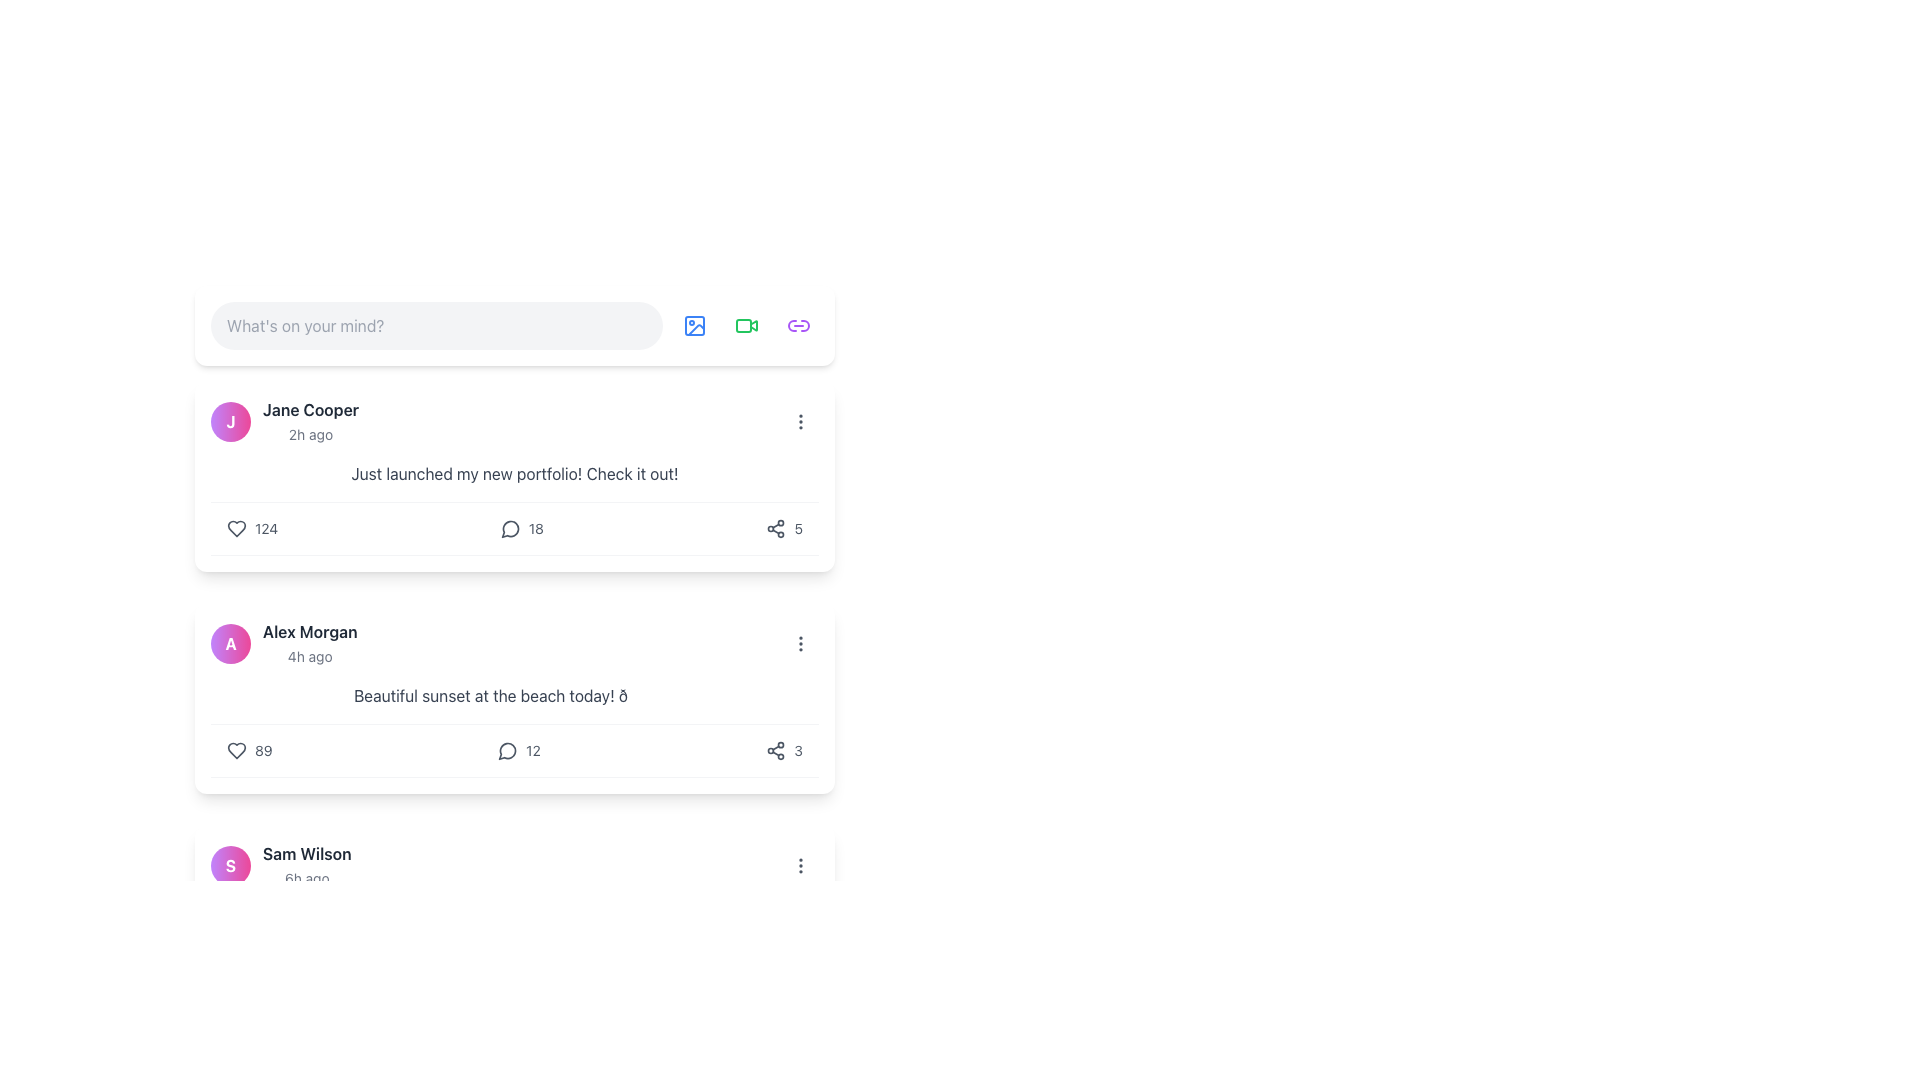  Describe the element at coordinates (230, 865) in the screenshot. I see `the avatar icon representing the user, identified by the initial 'S'` at that location.